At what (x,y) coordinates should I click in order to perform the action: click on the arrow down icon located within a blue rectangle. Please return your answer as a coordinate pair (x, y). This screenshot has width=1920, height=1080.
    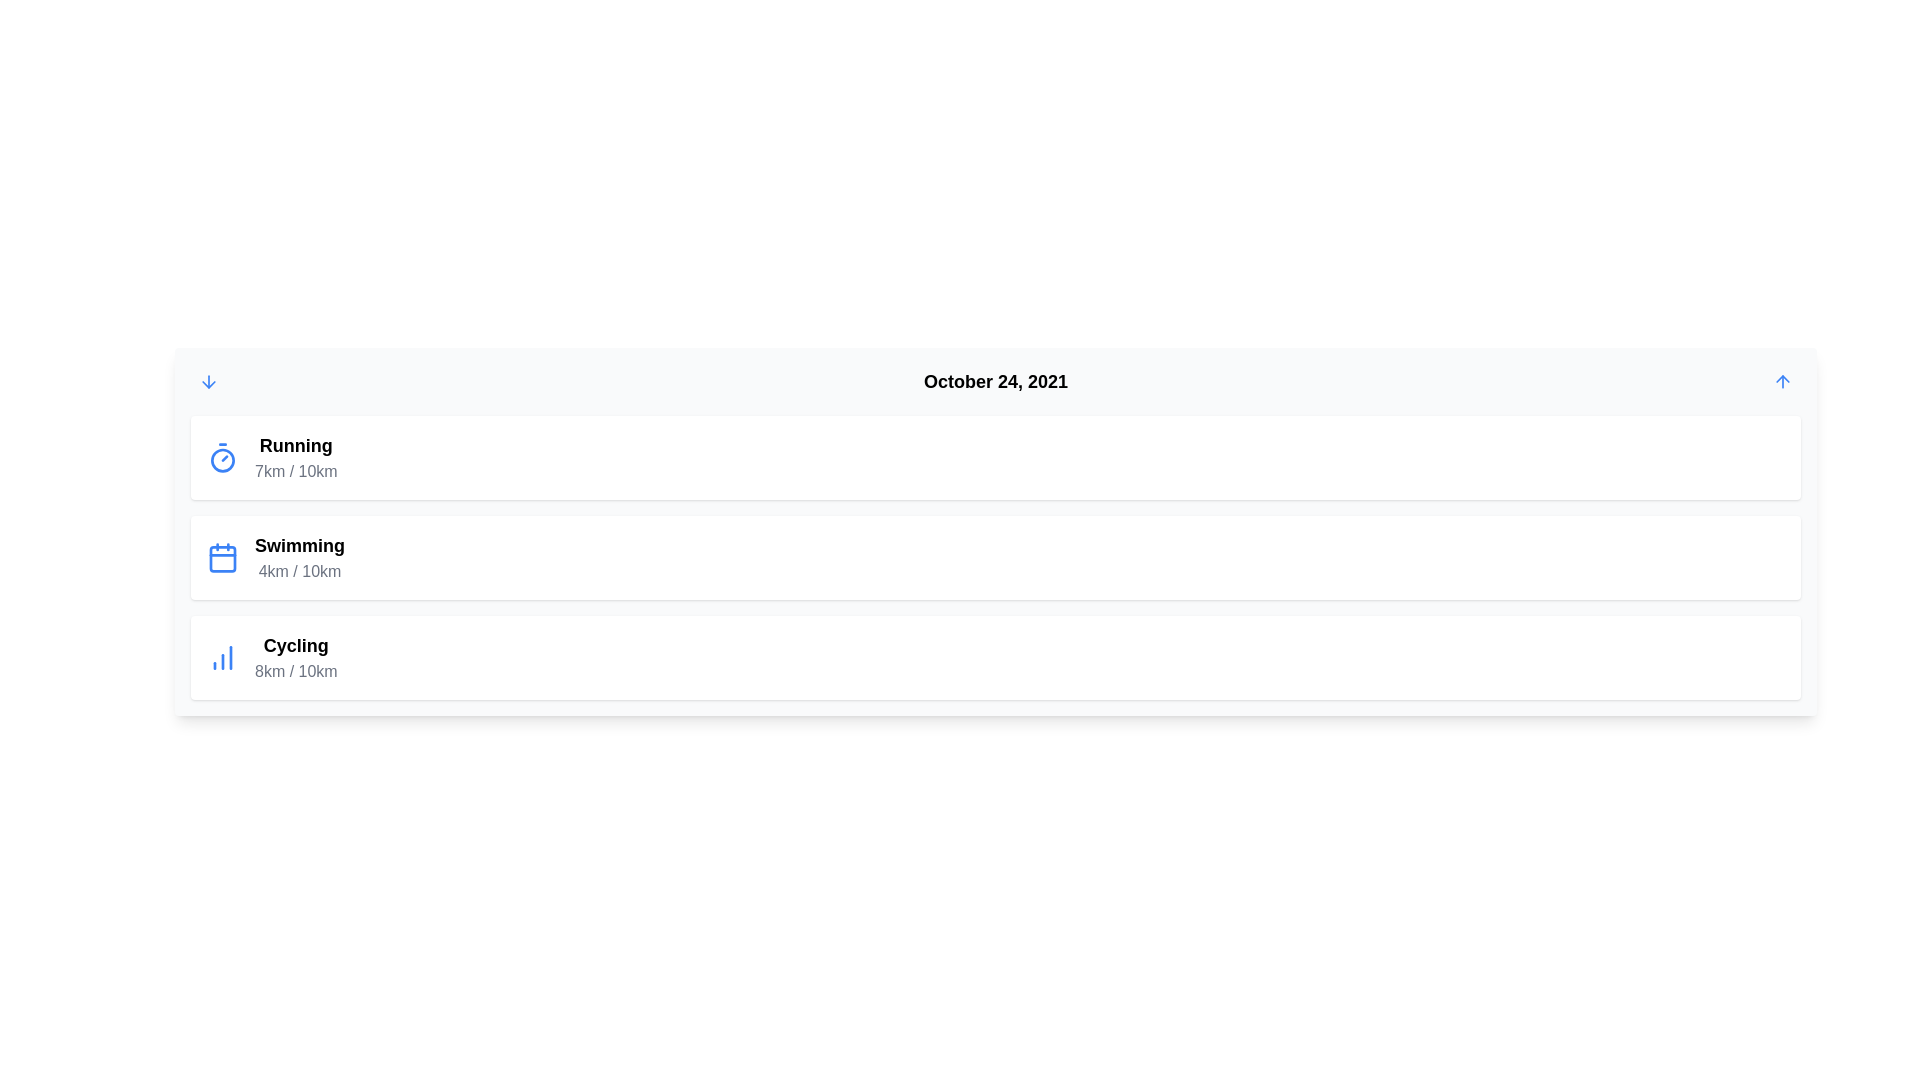
    Looking at the image, I should click on (209, 381).